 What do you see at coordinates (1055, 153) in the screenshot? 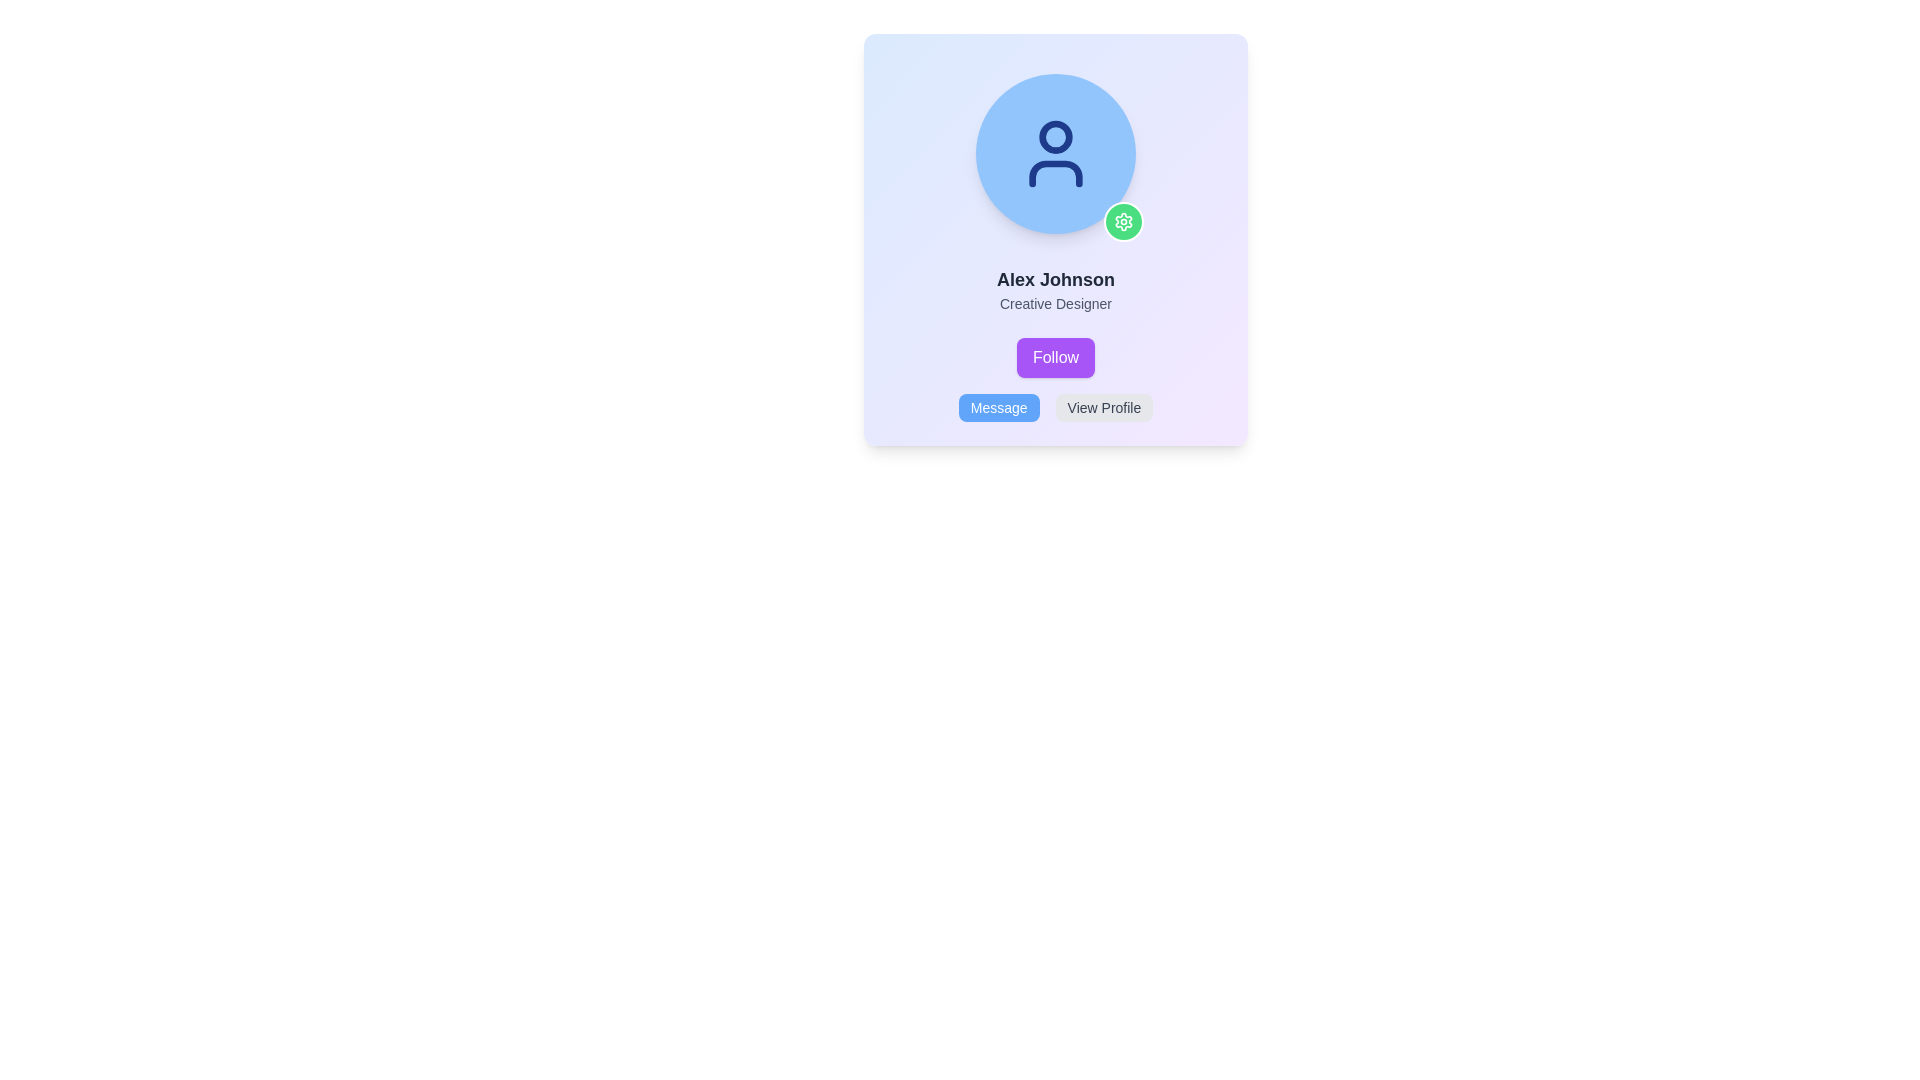
I see `the circular avatar image placeholder with a light blue background and a dark blue user icon, located at the top-center of the card component` at bounding box center [1055, 153].